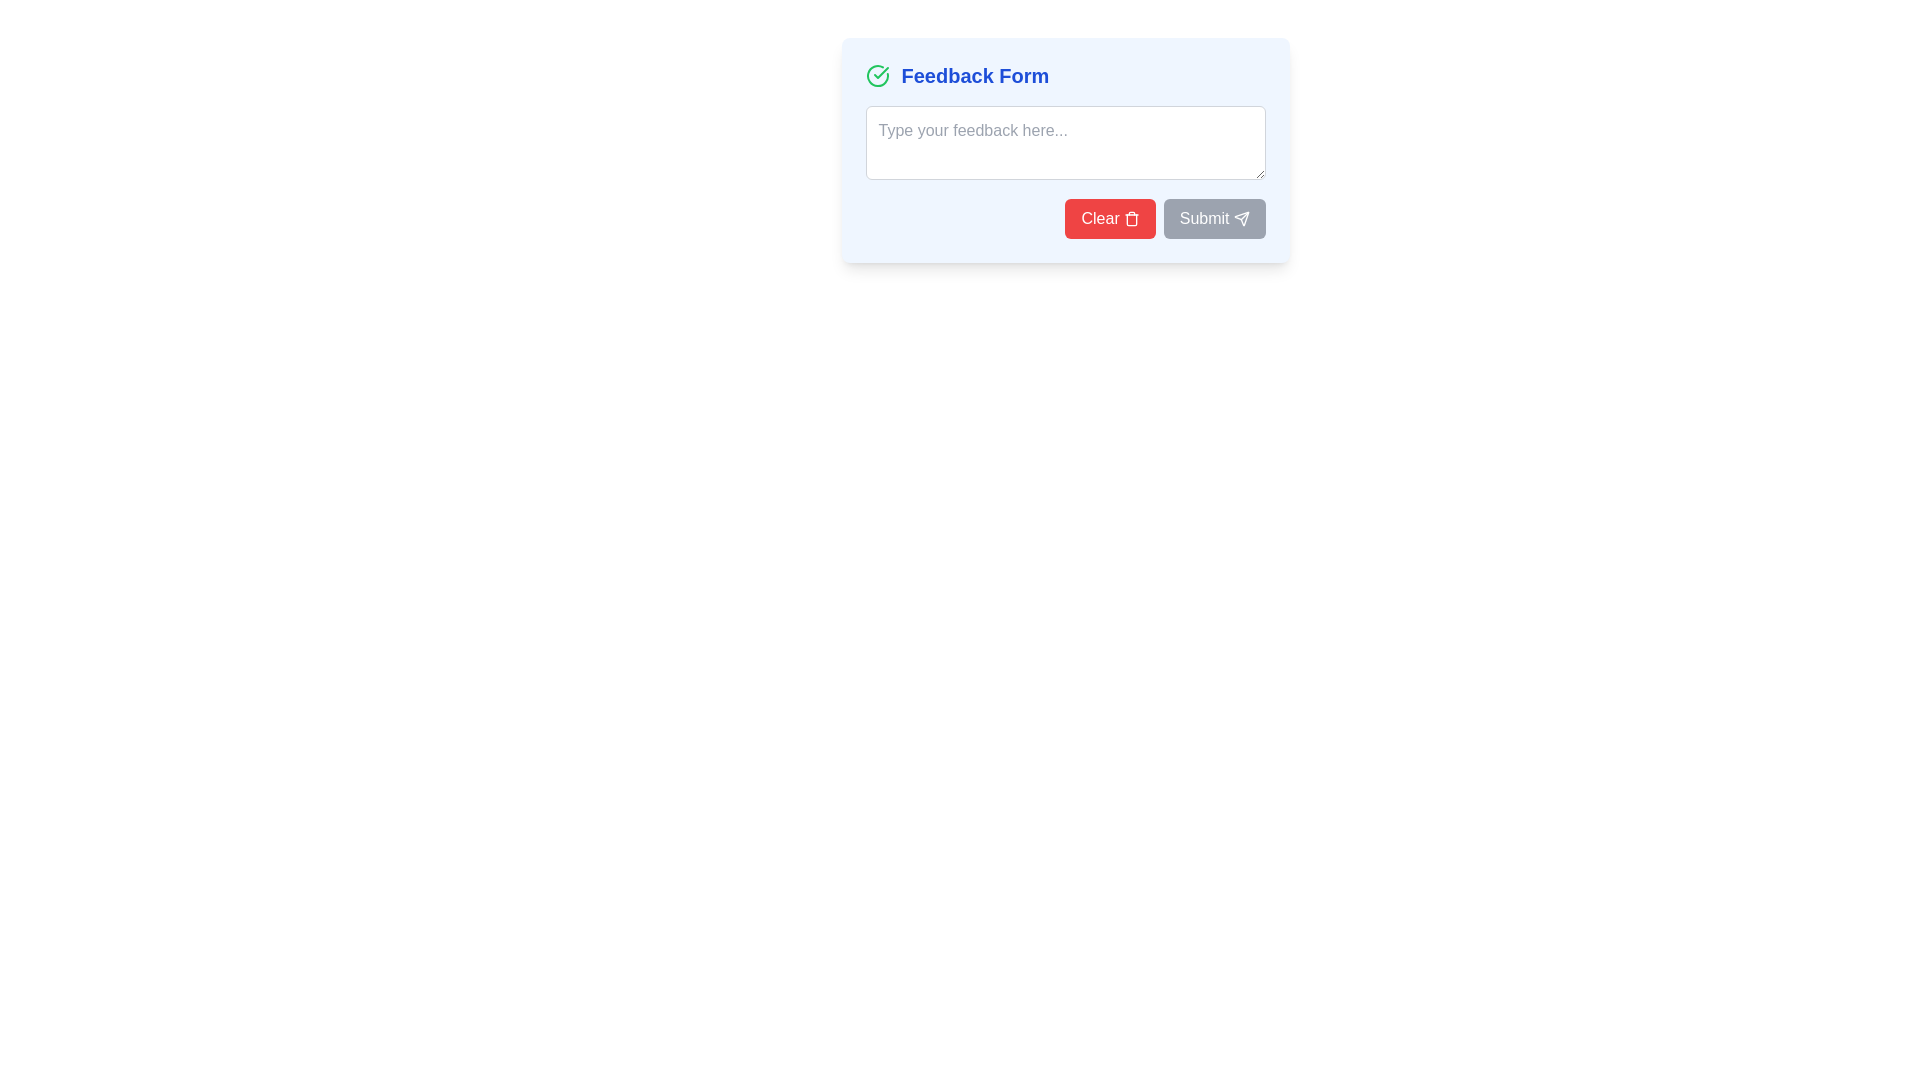 Image resolution: width=1920 pixels, height=1080 pixels. Describe the element at coordinates (1108, 219) in the screenshot. I see `the 'Clear' button with a red background and white text to clear the input in the 'Feedback Form' interface` at that location.